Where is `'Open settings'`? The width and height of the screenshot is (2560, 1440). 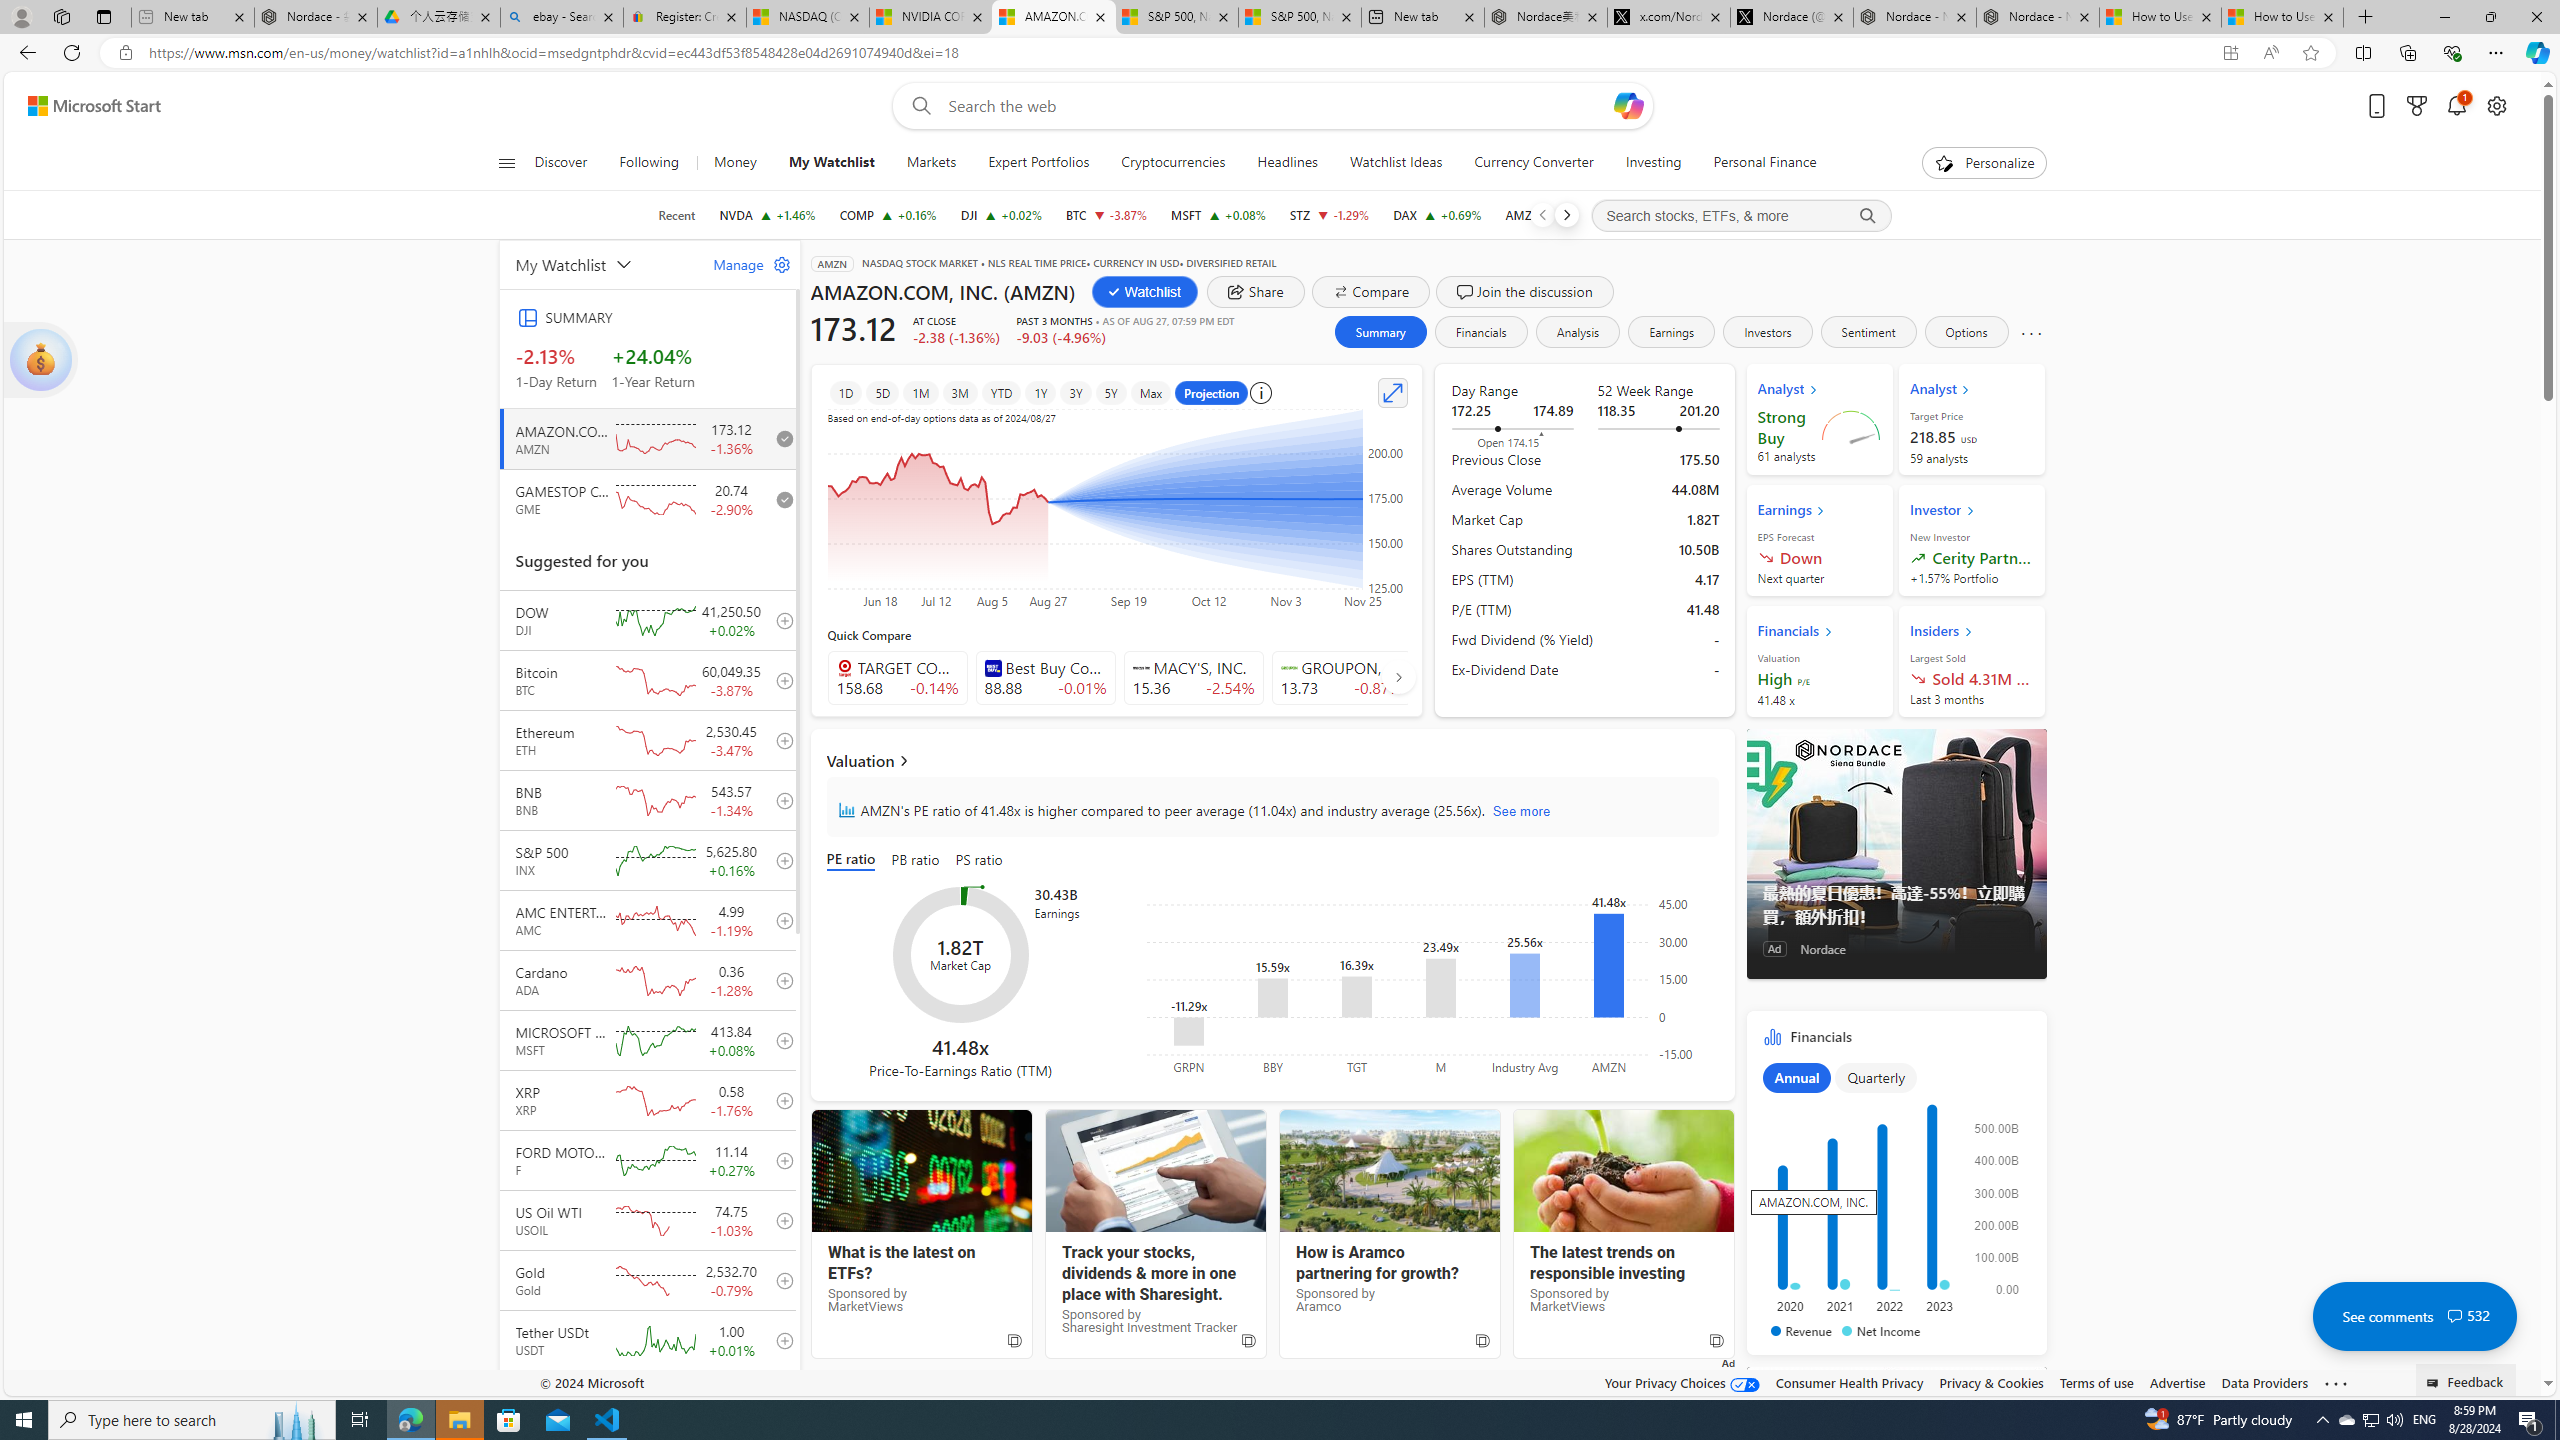
'Open settings' is located at coordinates (2496, 106).